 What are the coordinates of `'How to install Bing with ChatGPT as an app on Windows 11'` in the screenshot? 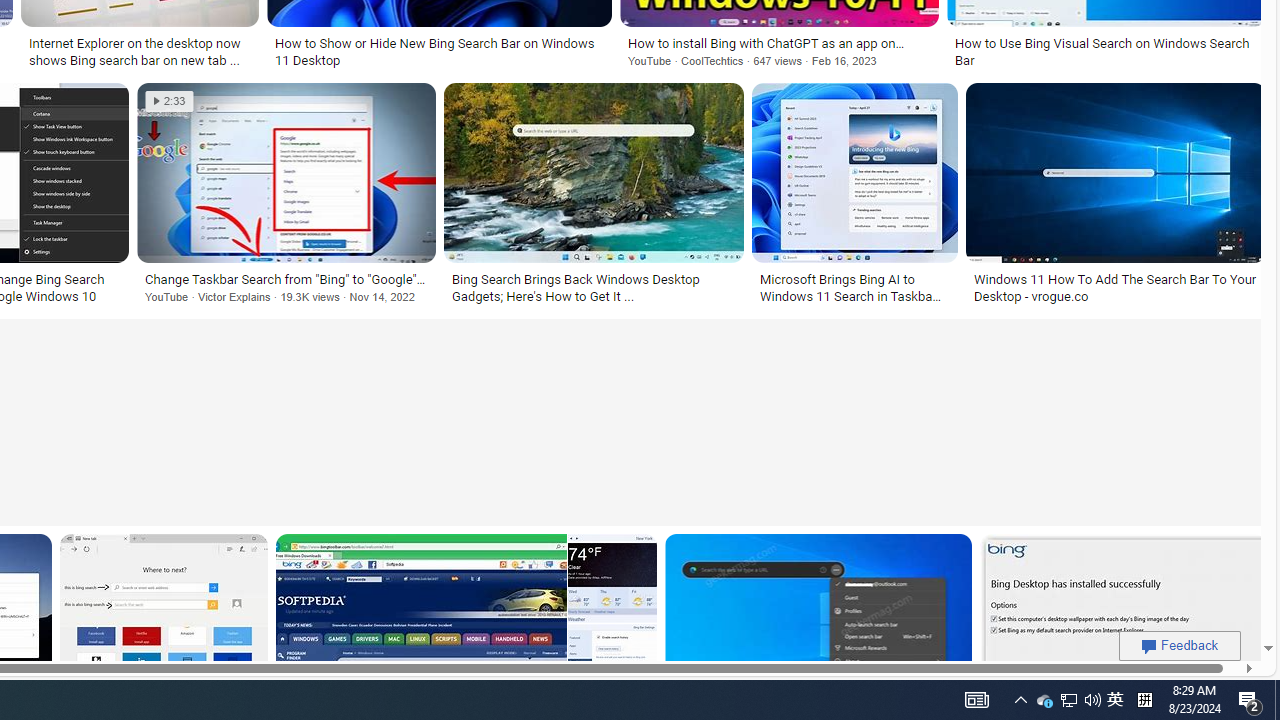 It's located at (778, 43).